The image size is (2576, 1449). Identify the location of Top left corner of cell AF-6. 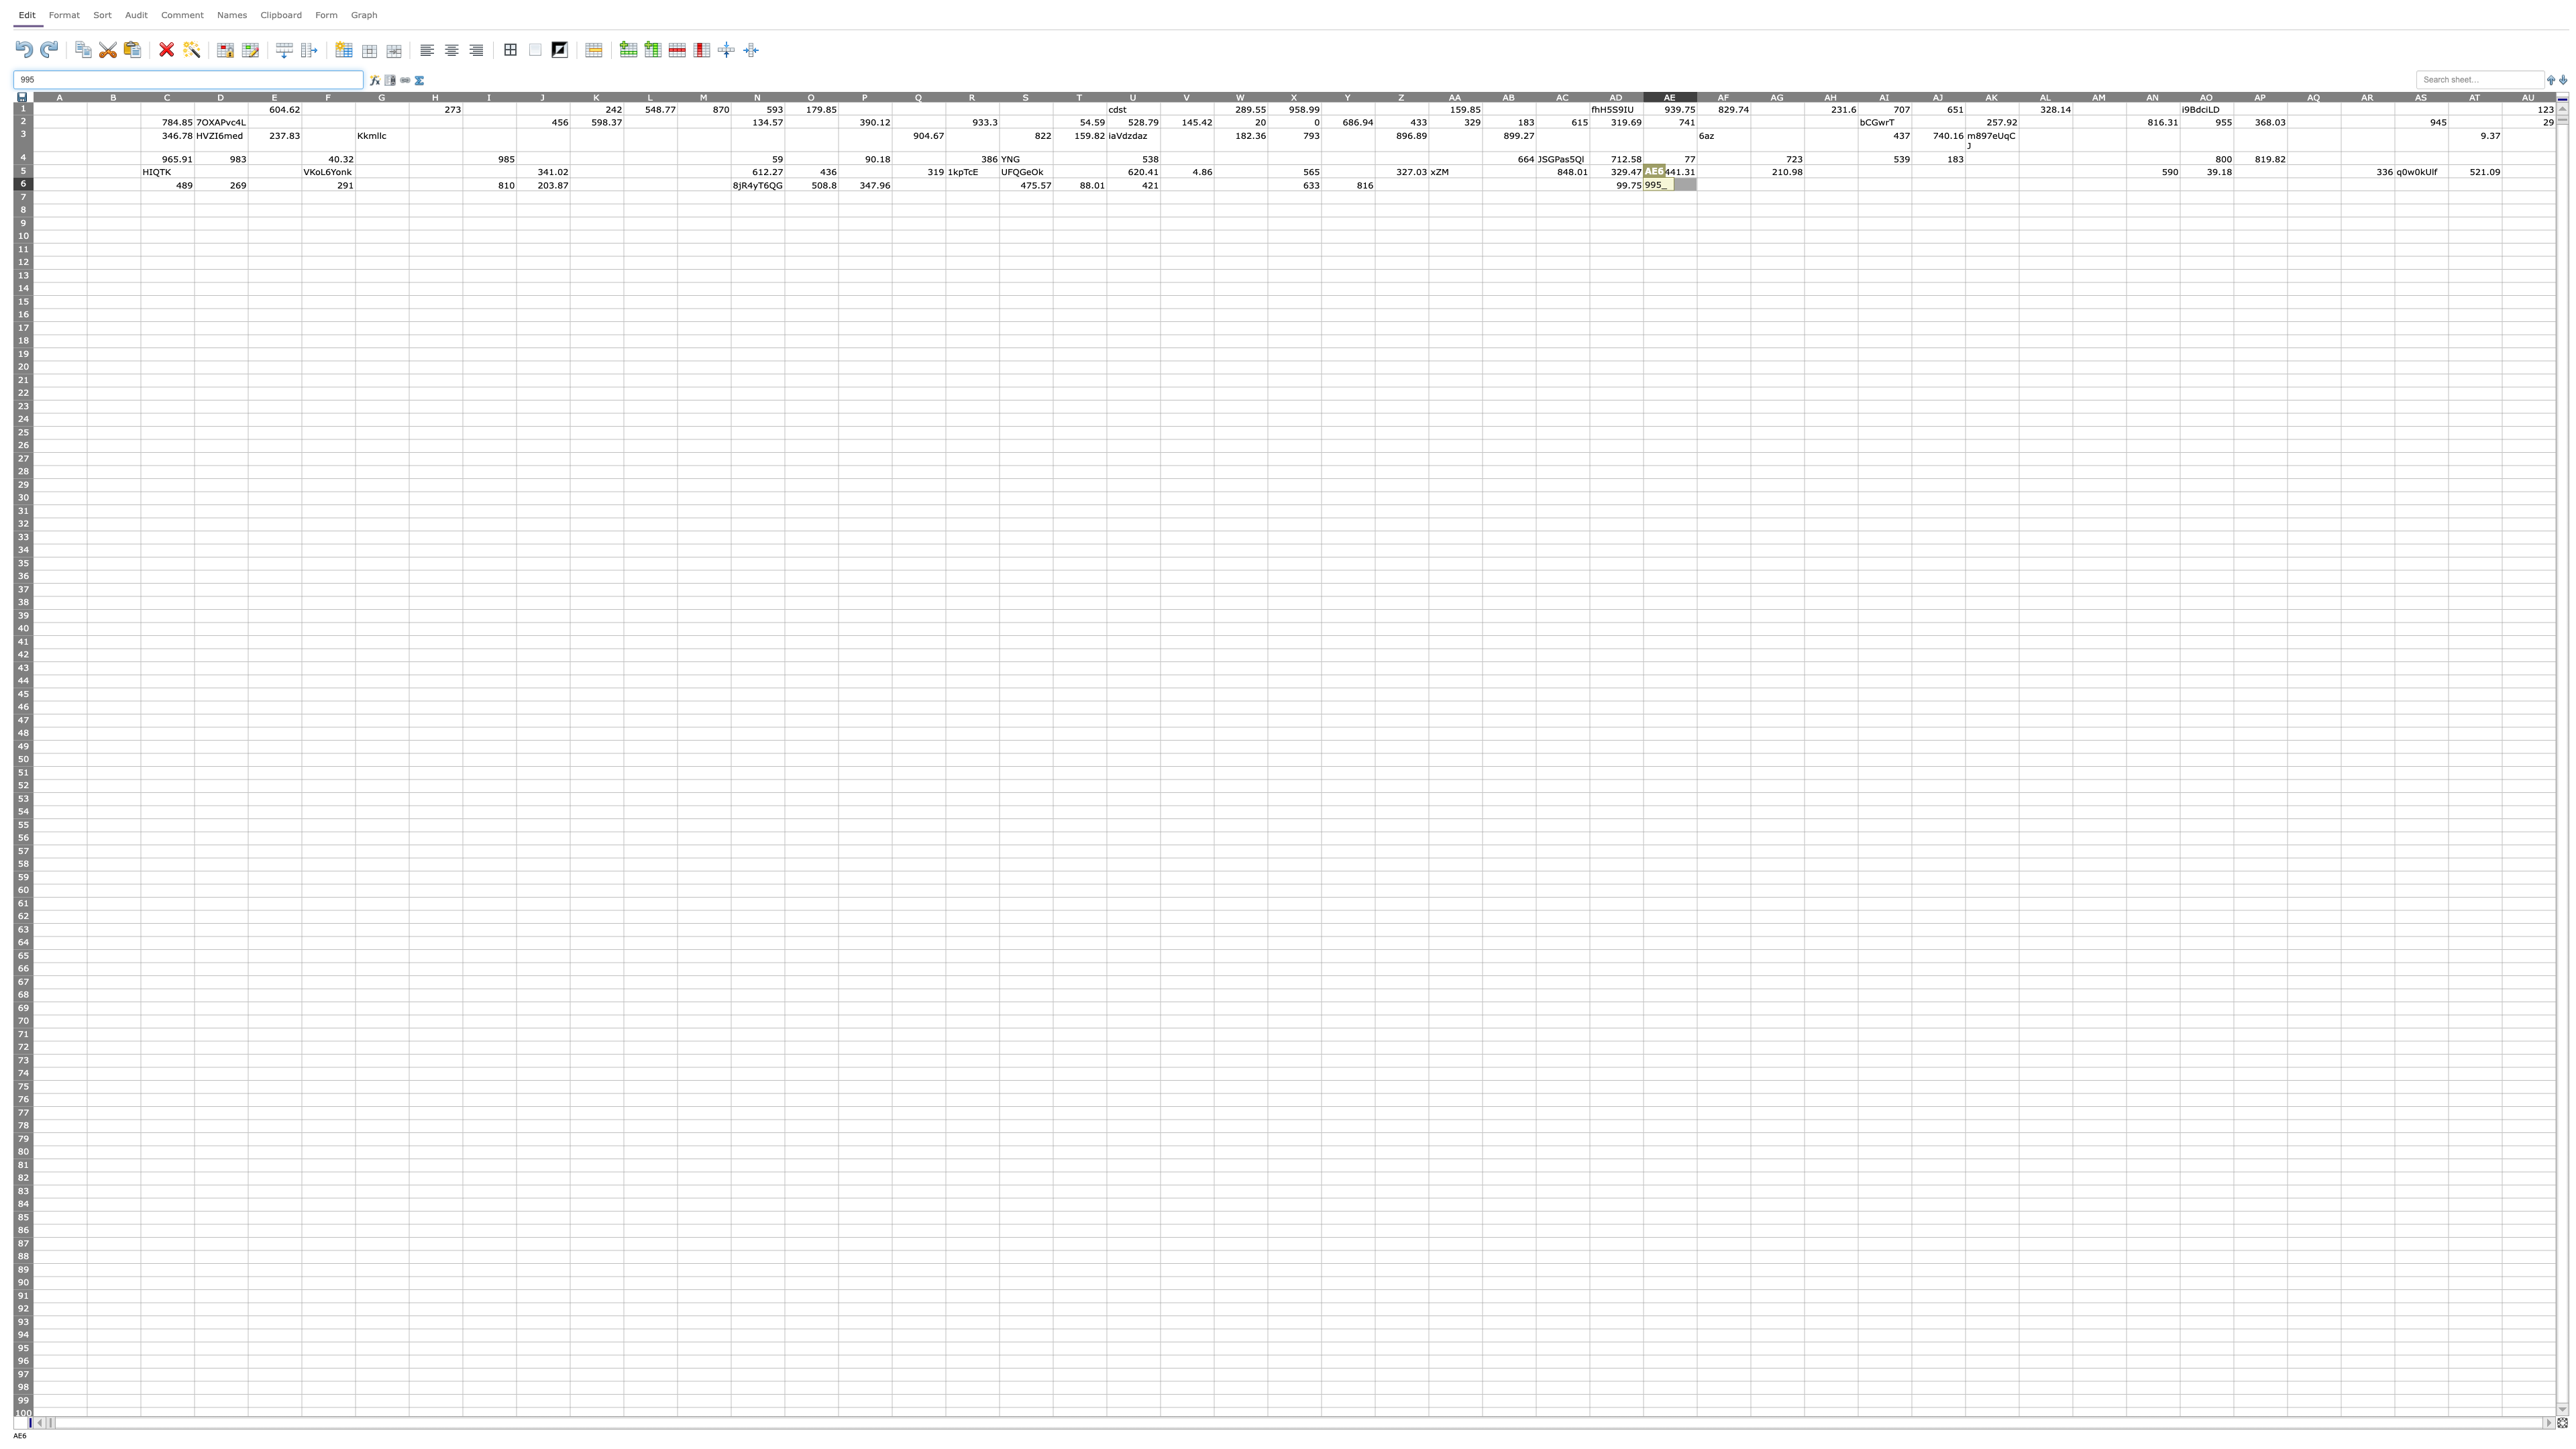
(1696, 177).